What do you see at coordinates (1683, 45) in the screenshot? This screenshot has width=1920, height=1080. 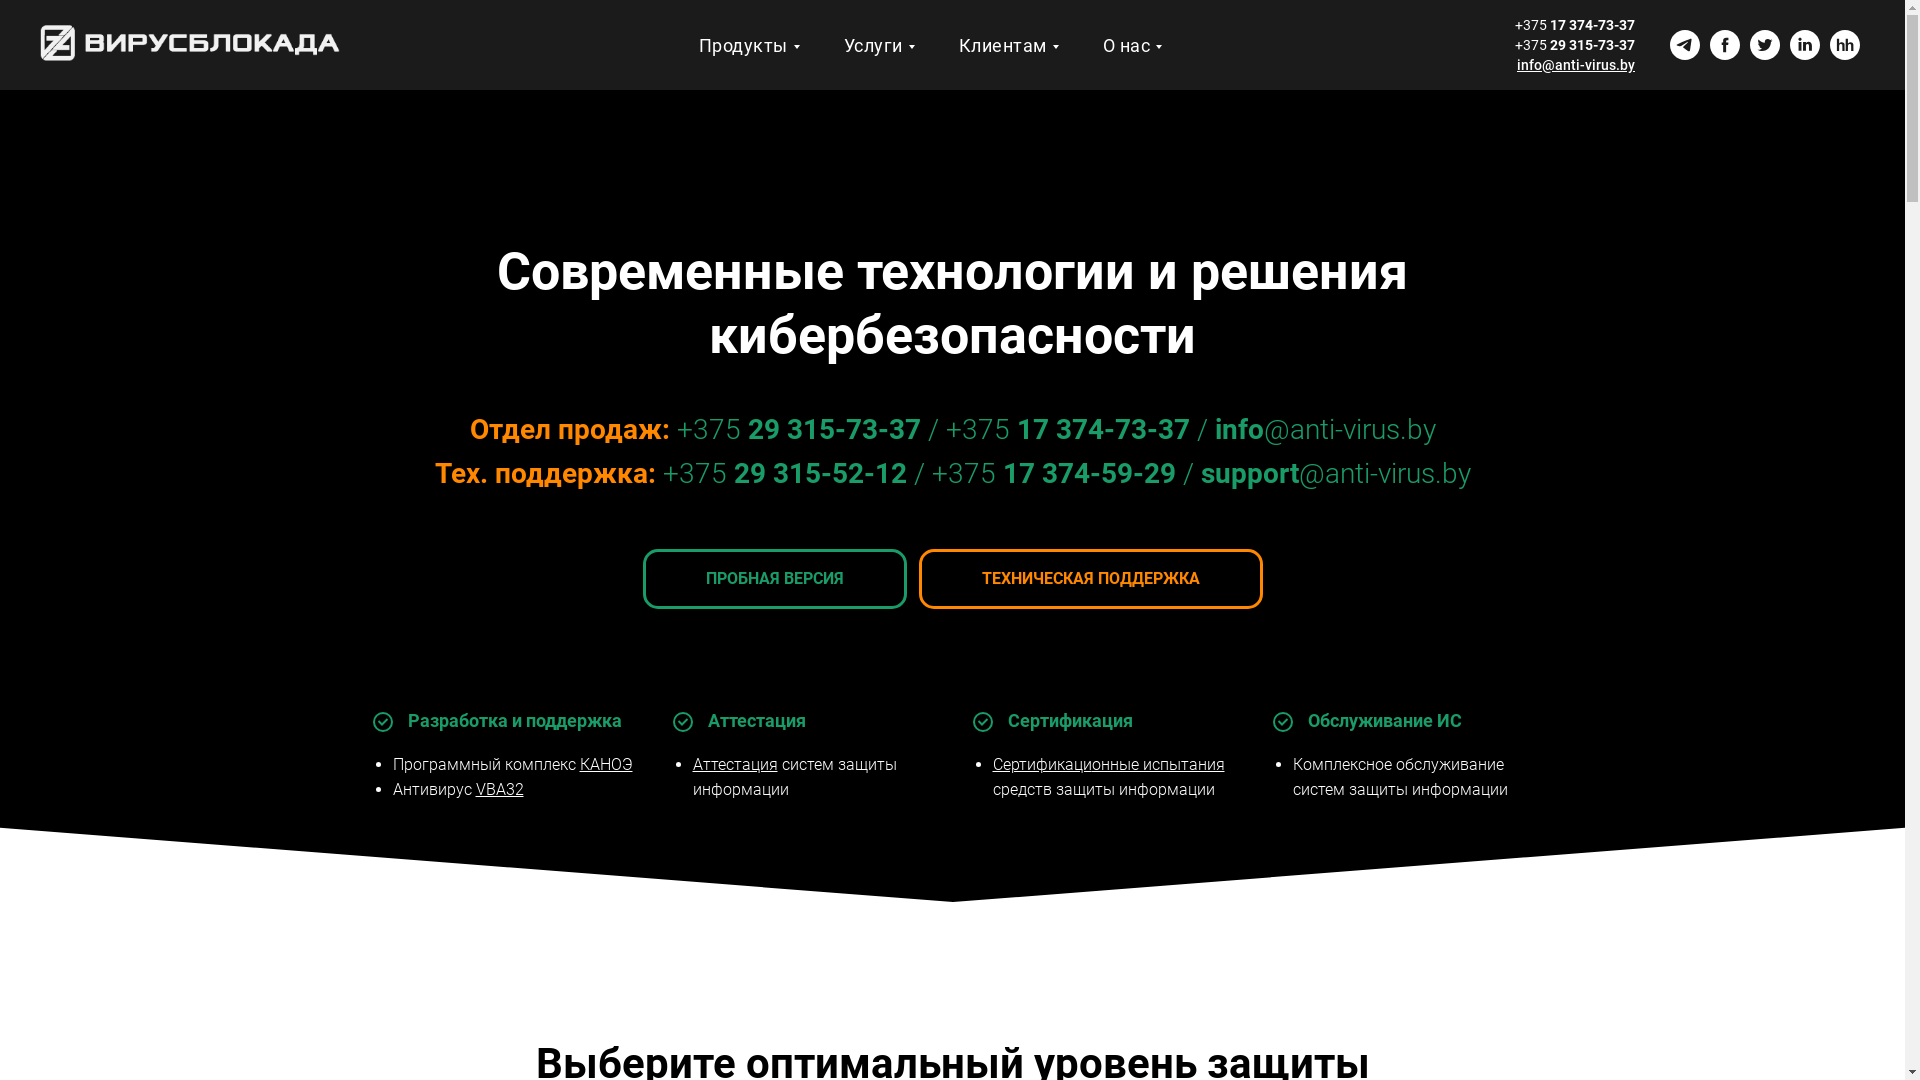 I see `'Telegram'` at bounding box center [1683, 45].